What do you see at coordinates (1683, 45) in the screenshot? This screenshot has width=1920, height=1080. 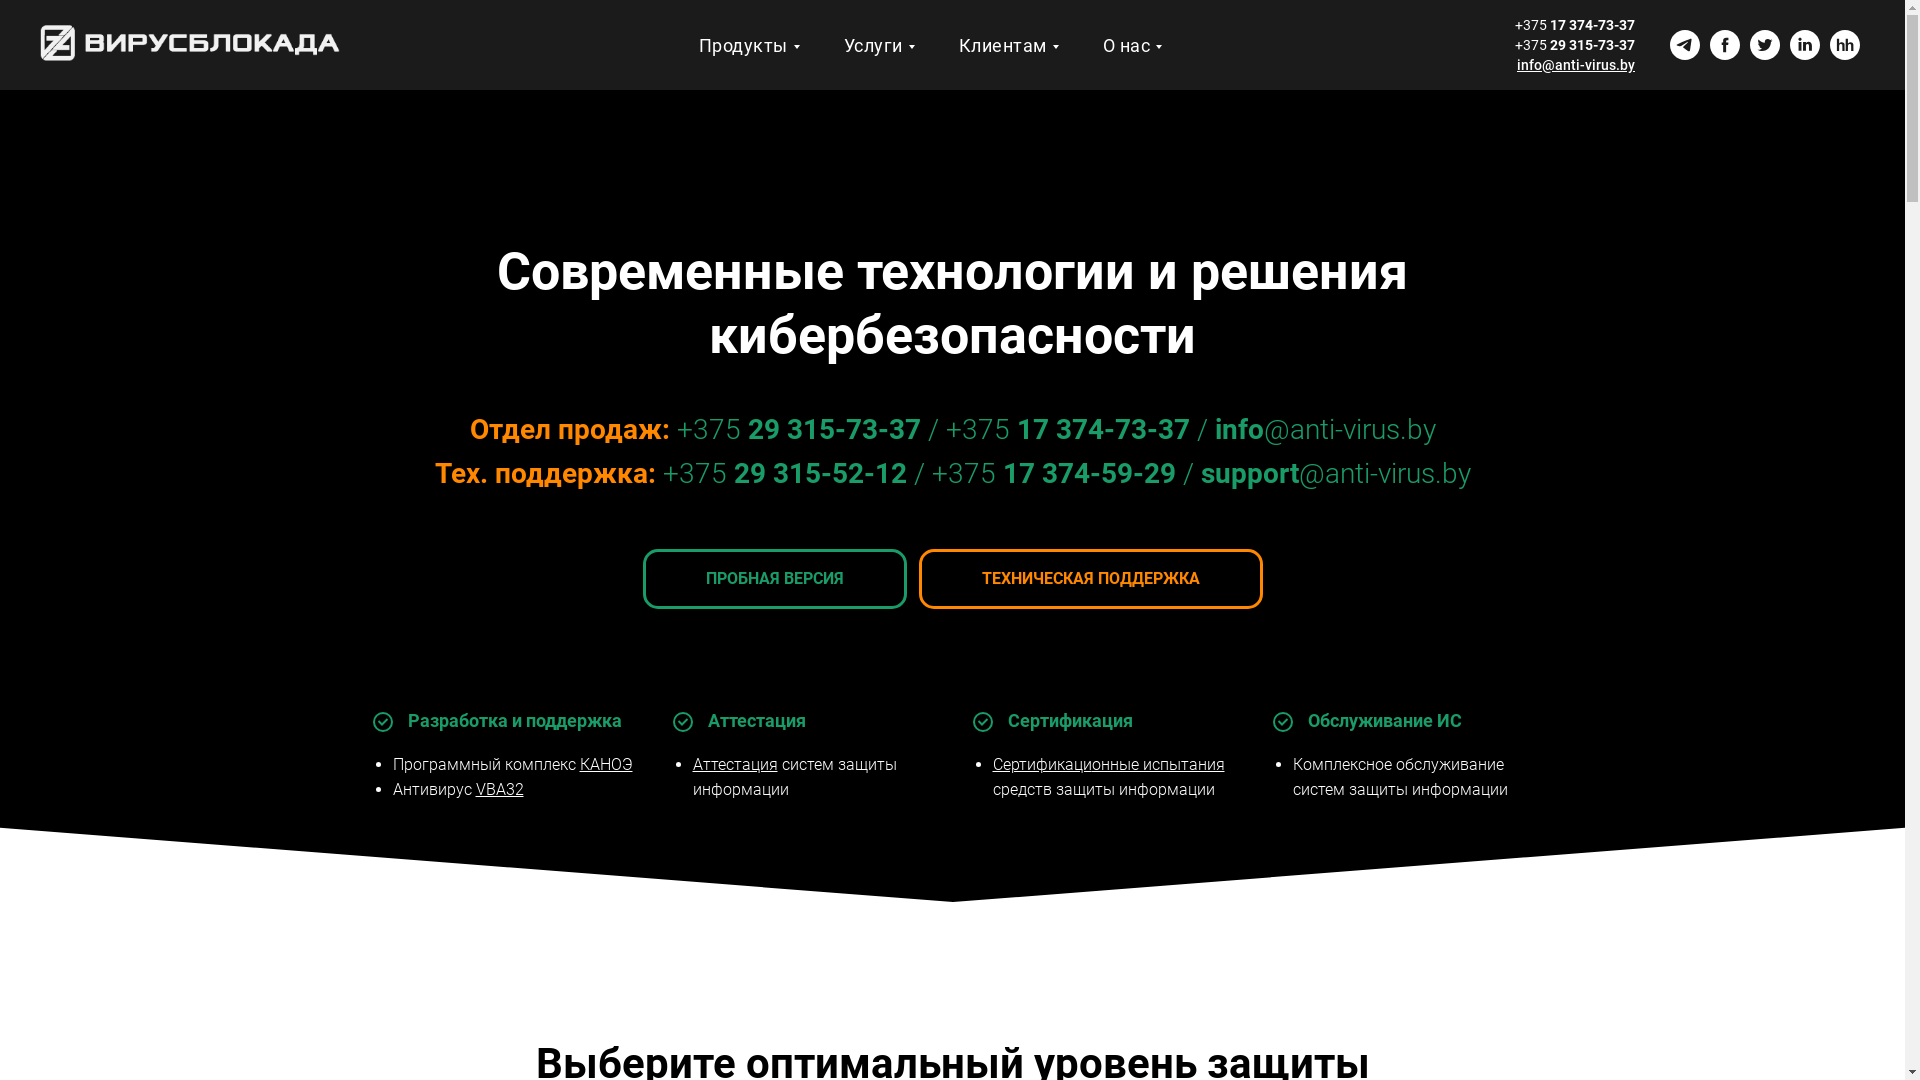 I see `'Telegram'` at bounding box center [1683, 45].